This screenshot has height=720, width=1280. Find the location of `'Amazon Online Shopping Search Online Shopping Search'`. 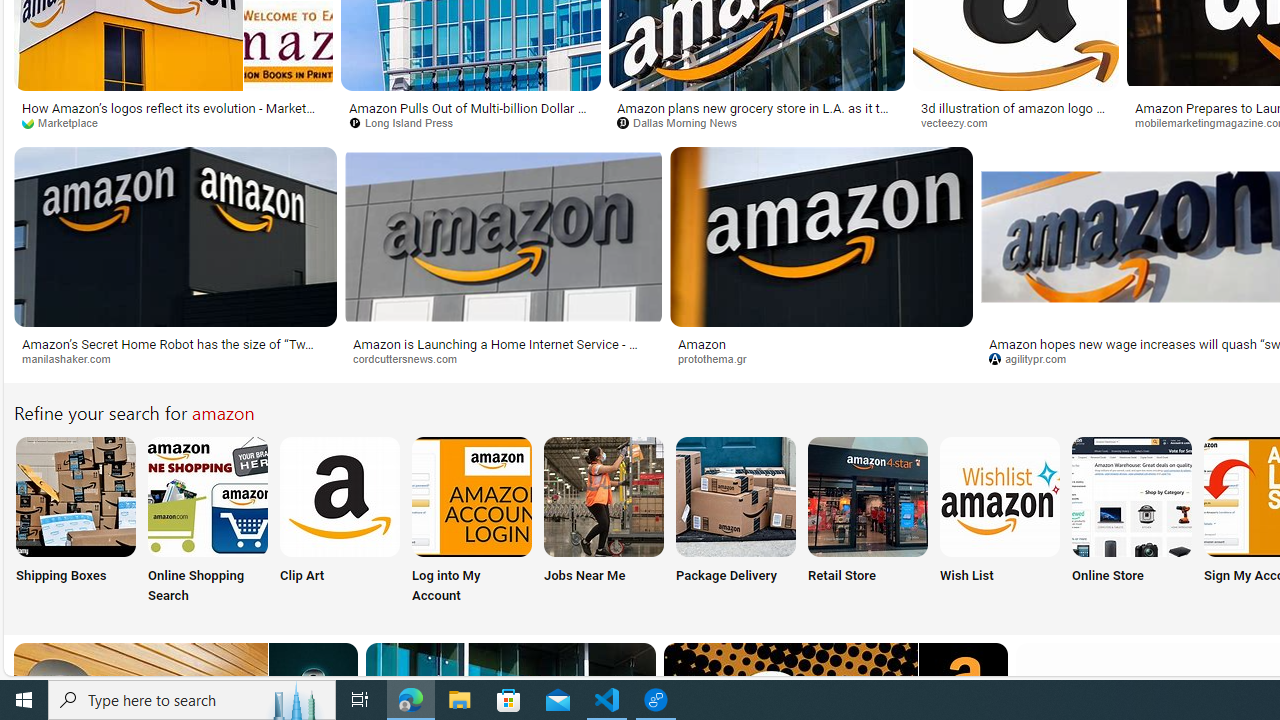

'Amazon Online Shopping Search Online Shopping Search' is located at coordinates (208, 521).